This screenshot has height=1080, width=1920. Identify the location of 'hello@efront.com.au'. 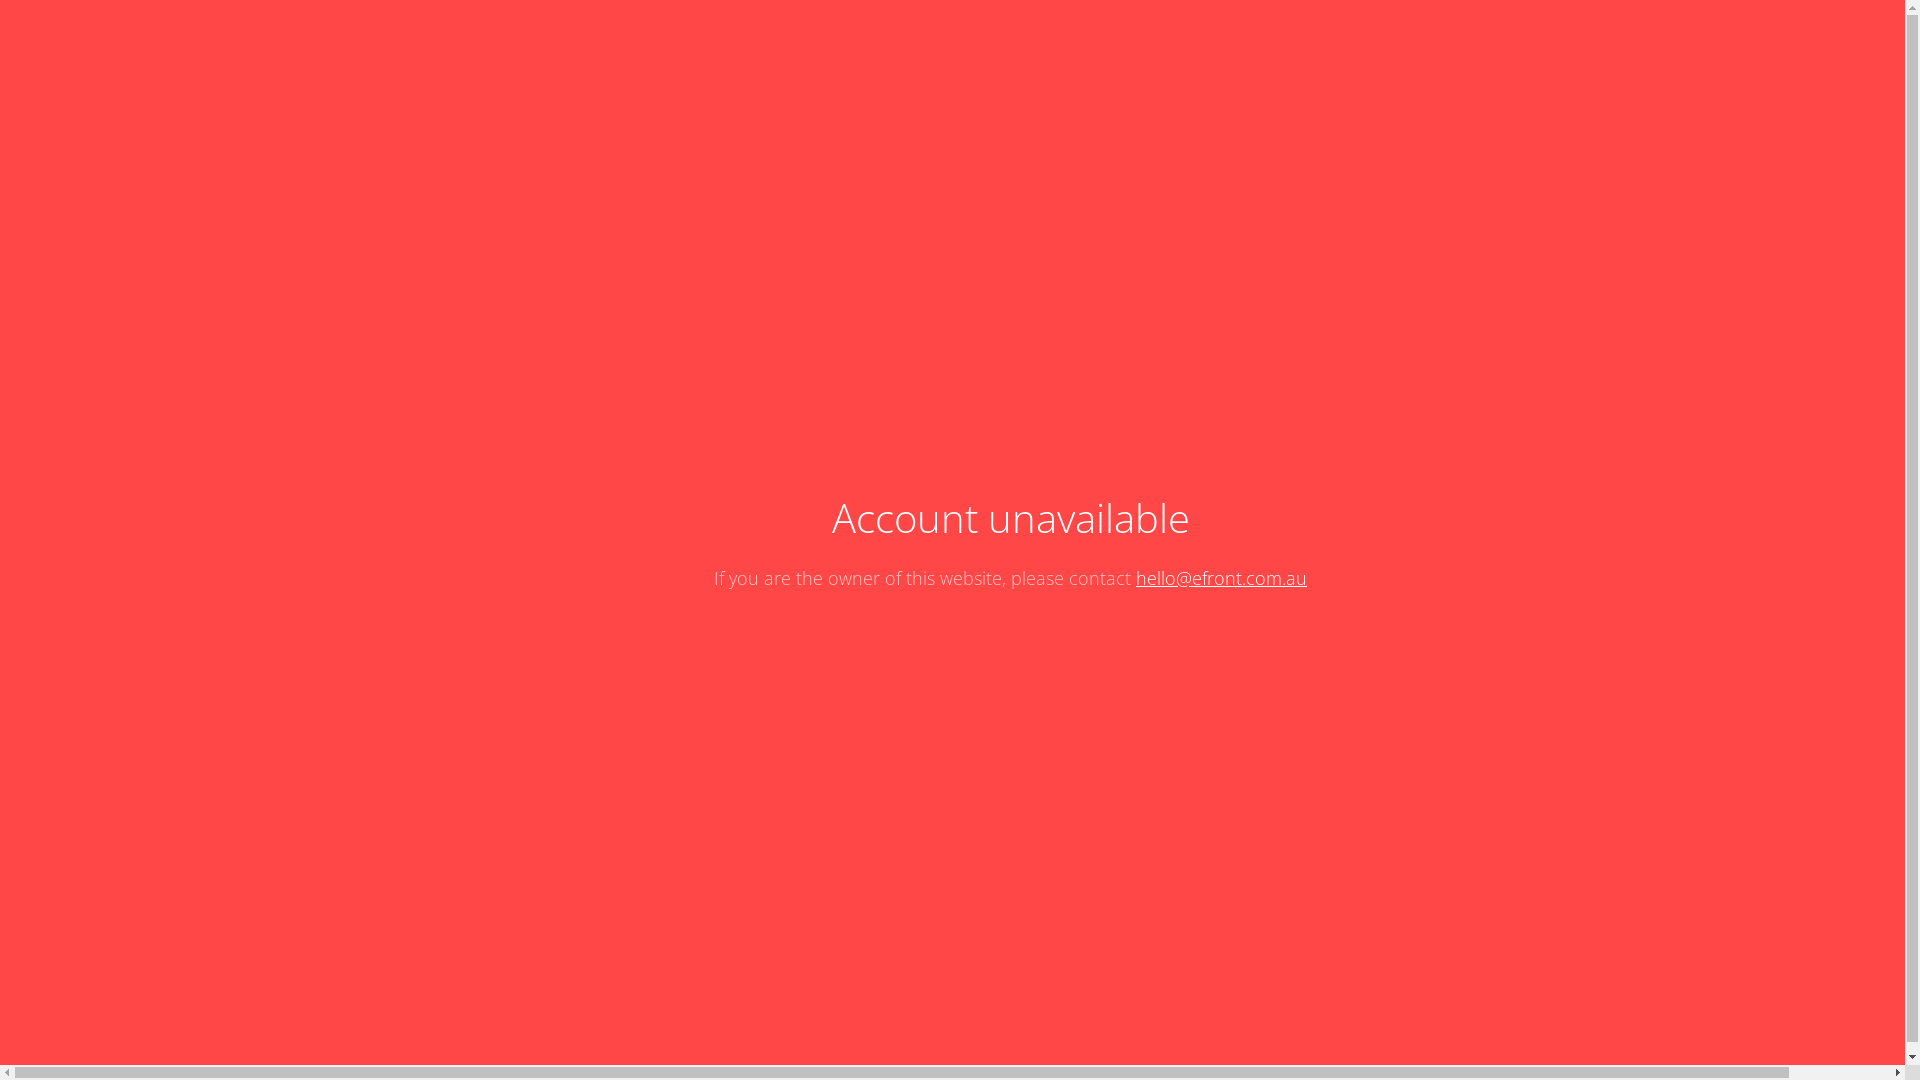
(1220, 578).